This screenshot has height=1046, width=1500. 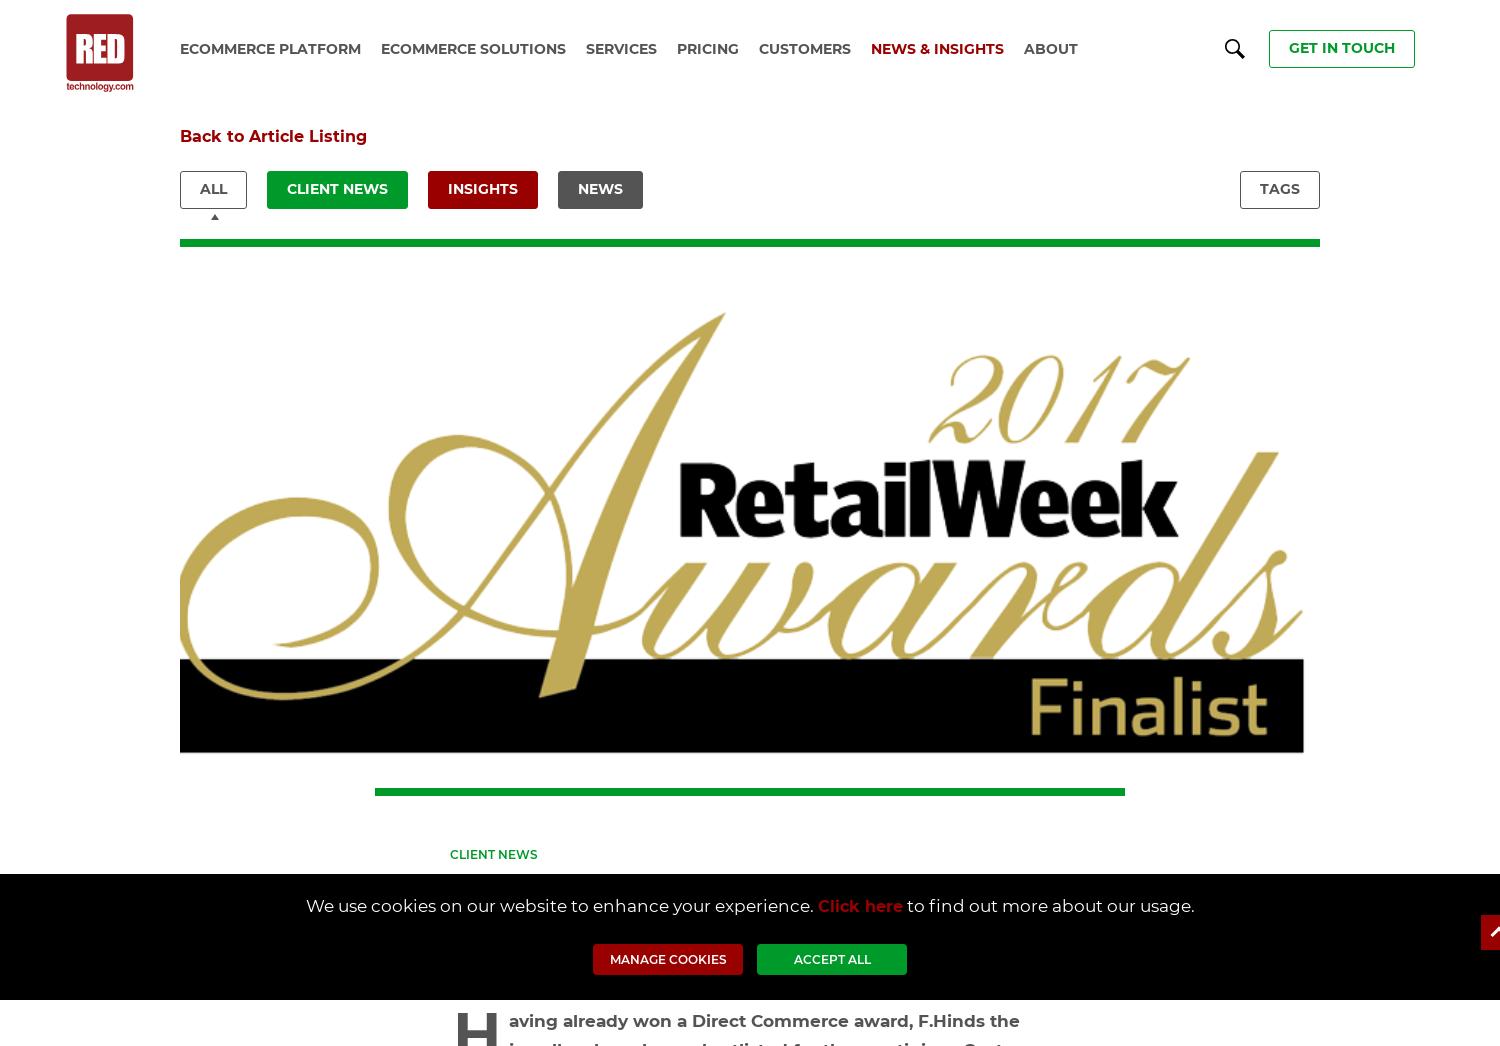 What do you see at coordinates (805, 47) in the screenshot?
I see `'Customers'` at bounding box center [805, 47].